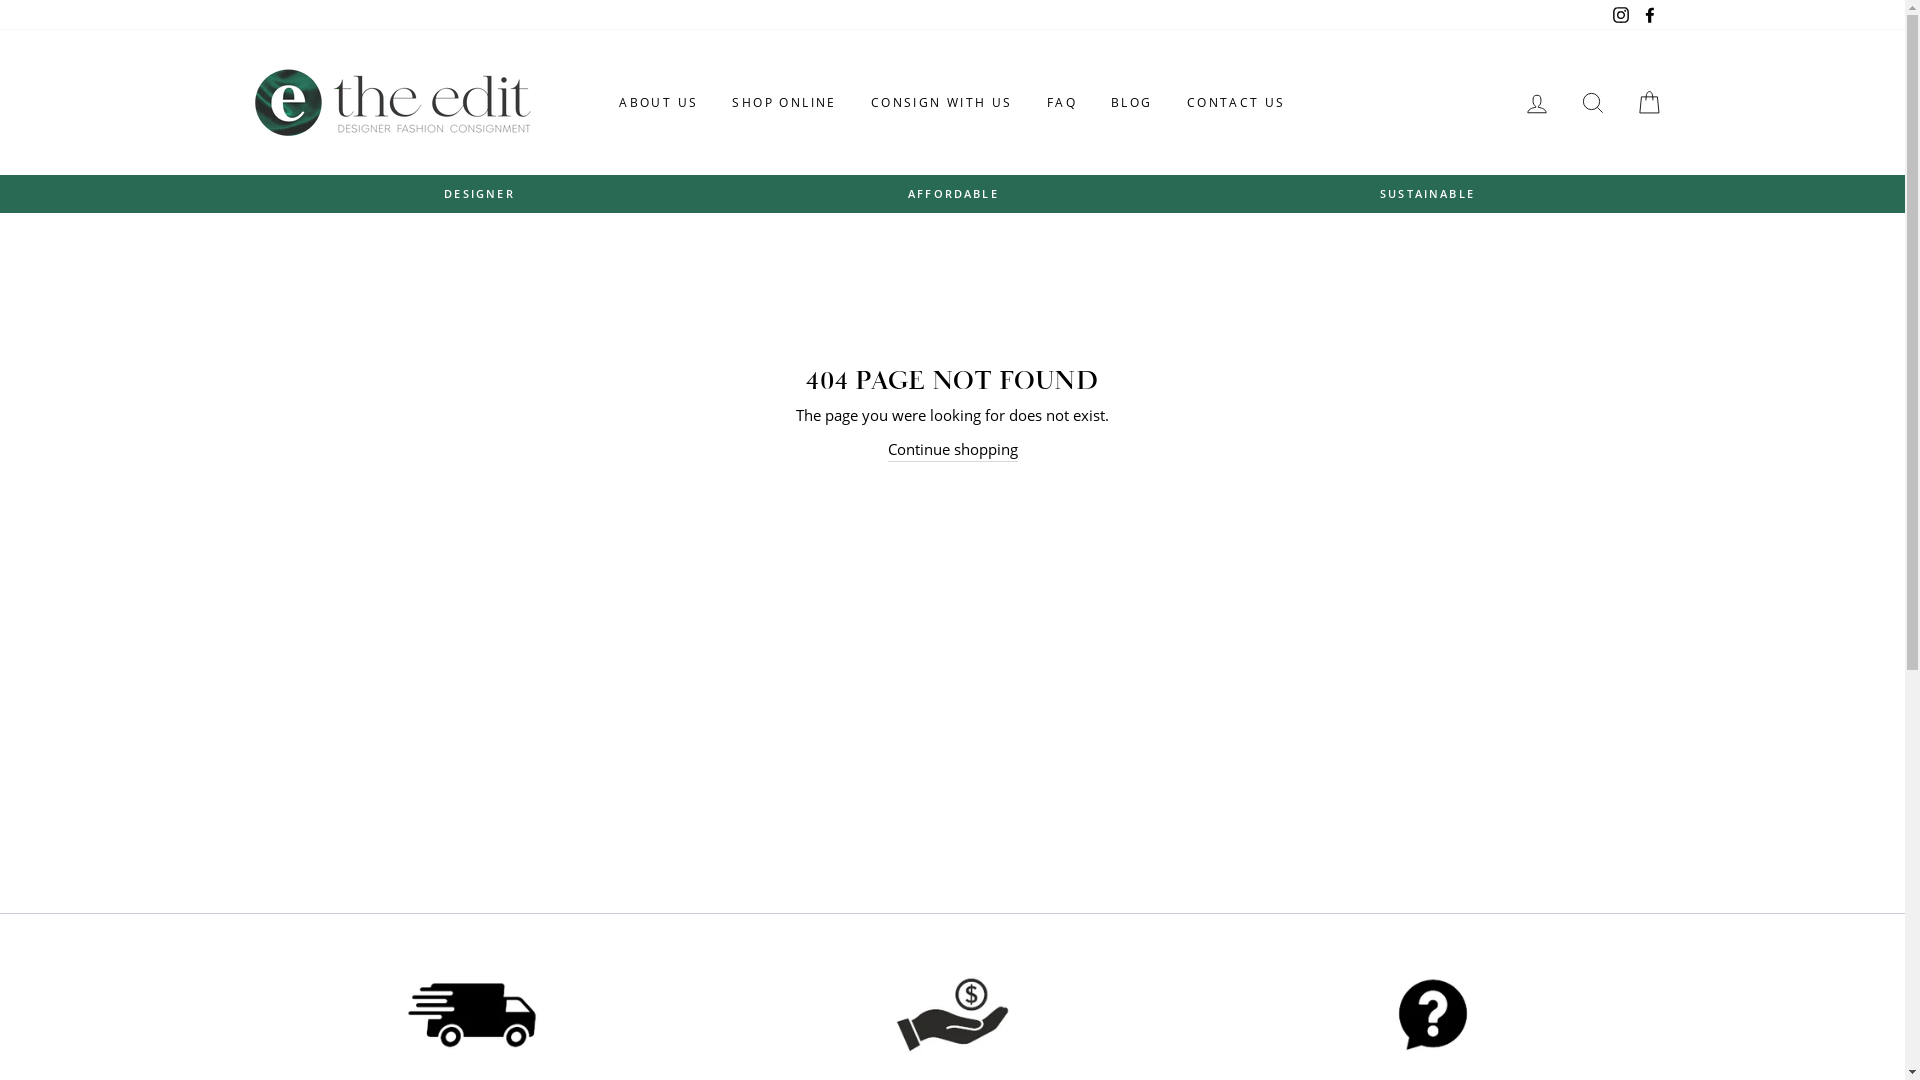  I want to click on 'CONSIGN WITH US', so click(940, 103).